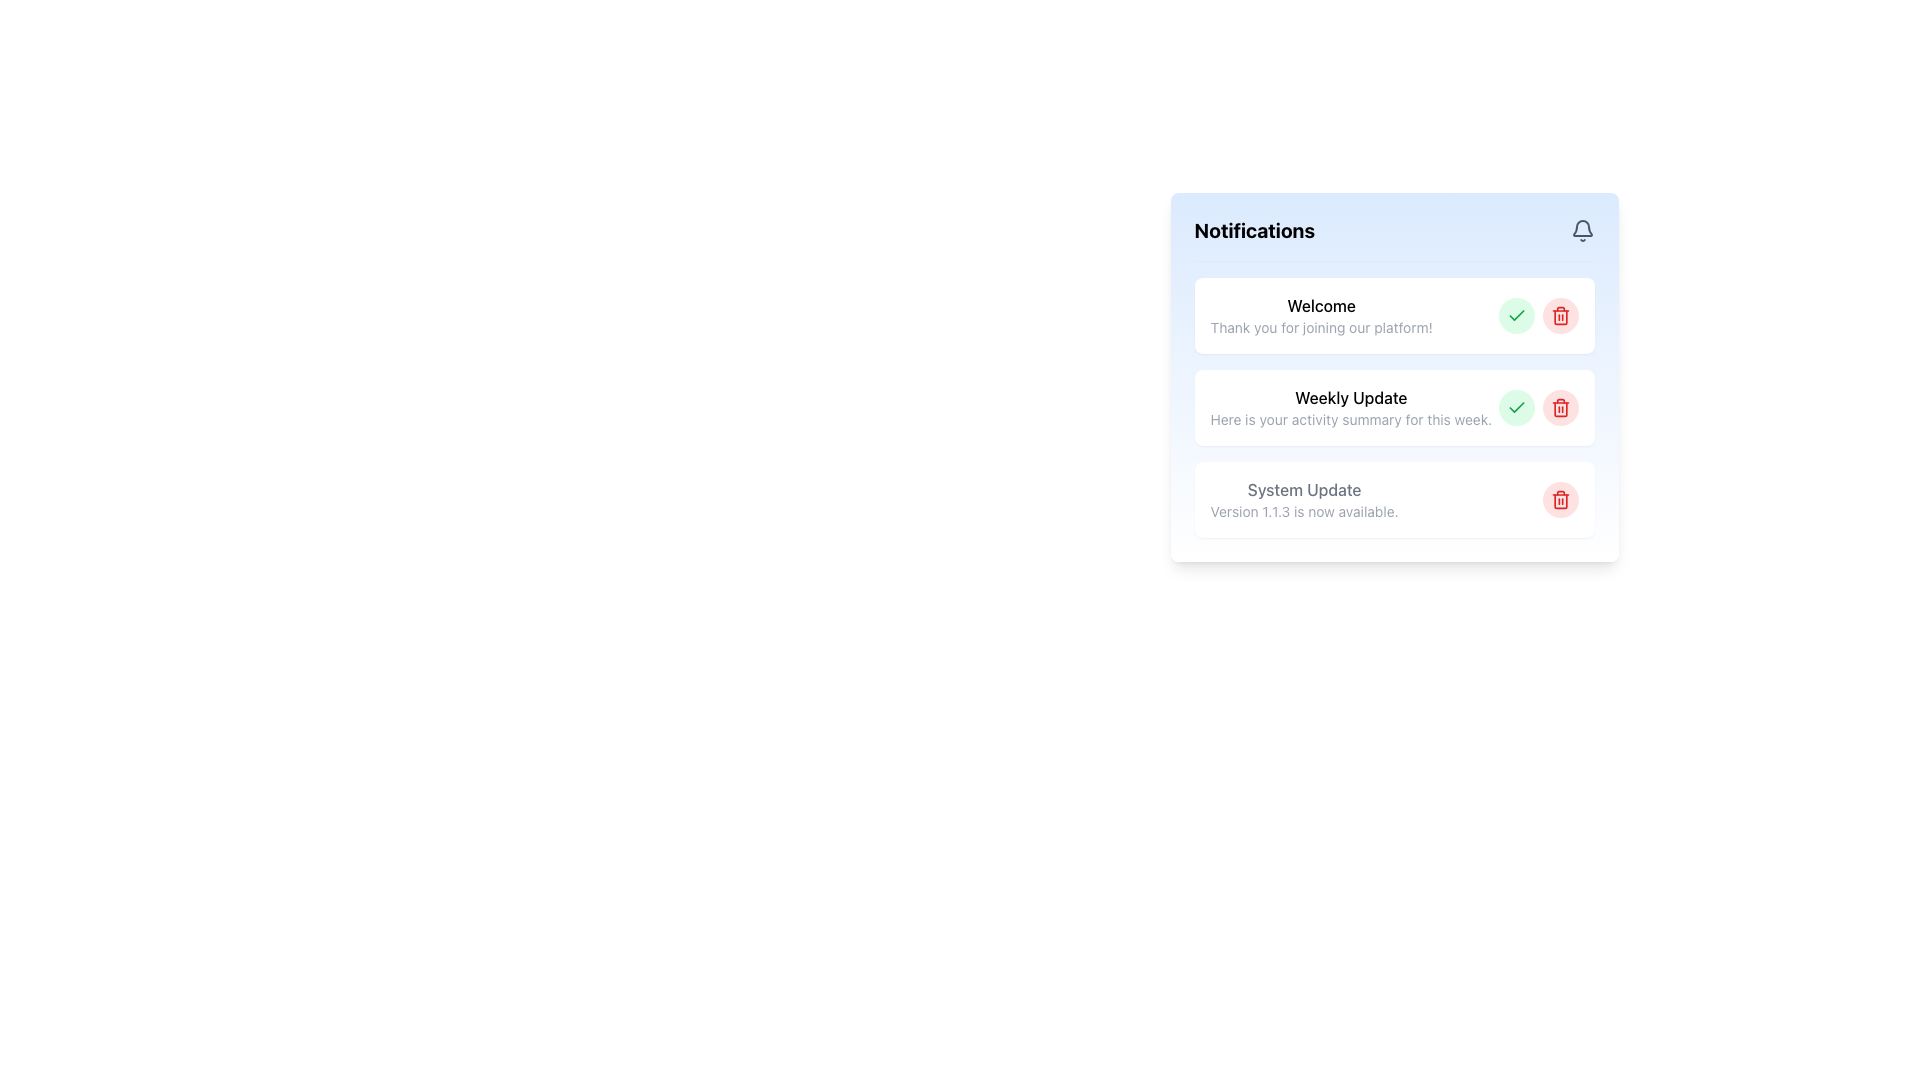  I want to click on the text snippet reading 'Thank you for joining our platform!' located below the 'Welcome' heading within the notification card, so click(1321, 326).